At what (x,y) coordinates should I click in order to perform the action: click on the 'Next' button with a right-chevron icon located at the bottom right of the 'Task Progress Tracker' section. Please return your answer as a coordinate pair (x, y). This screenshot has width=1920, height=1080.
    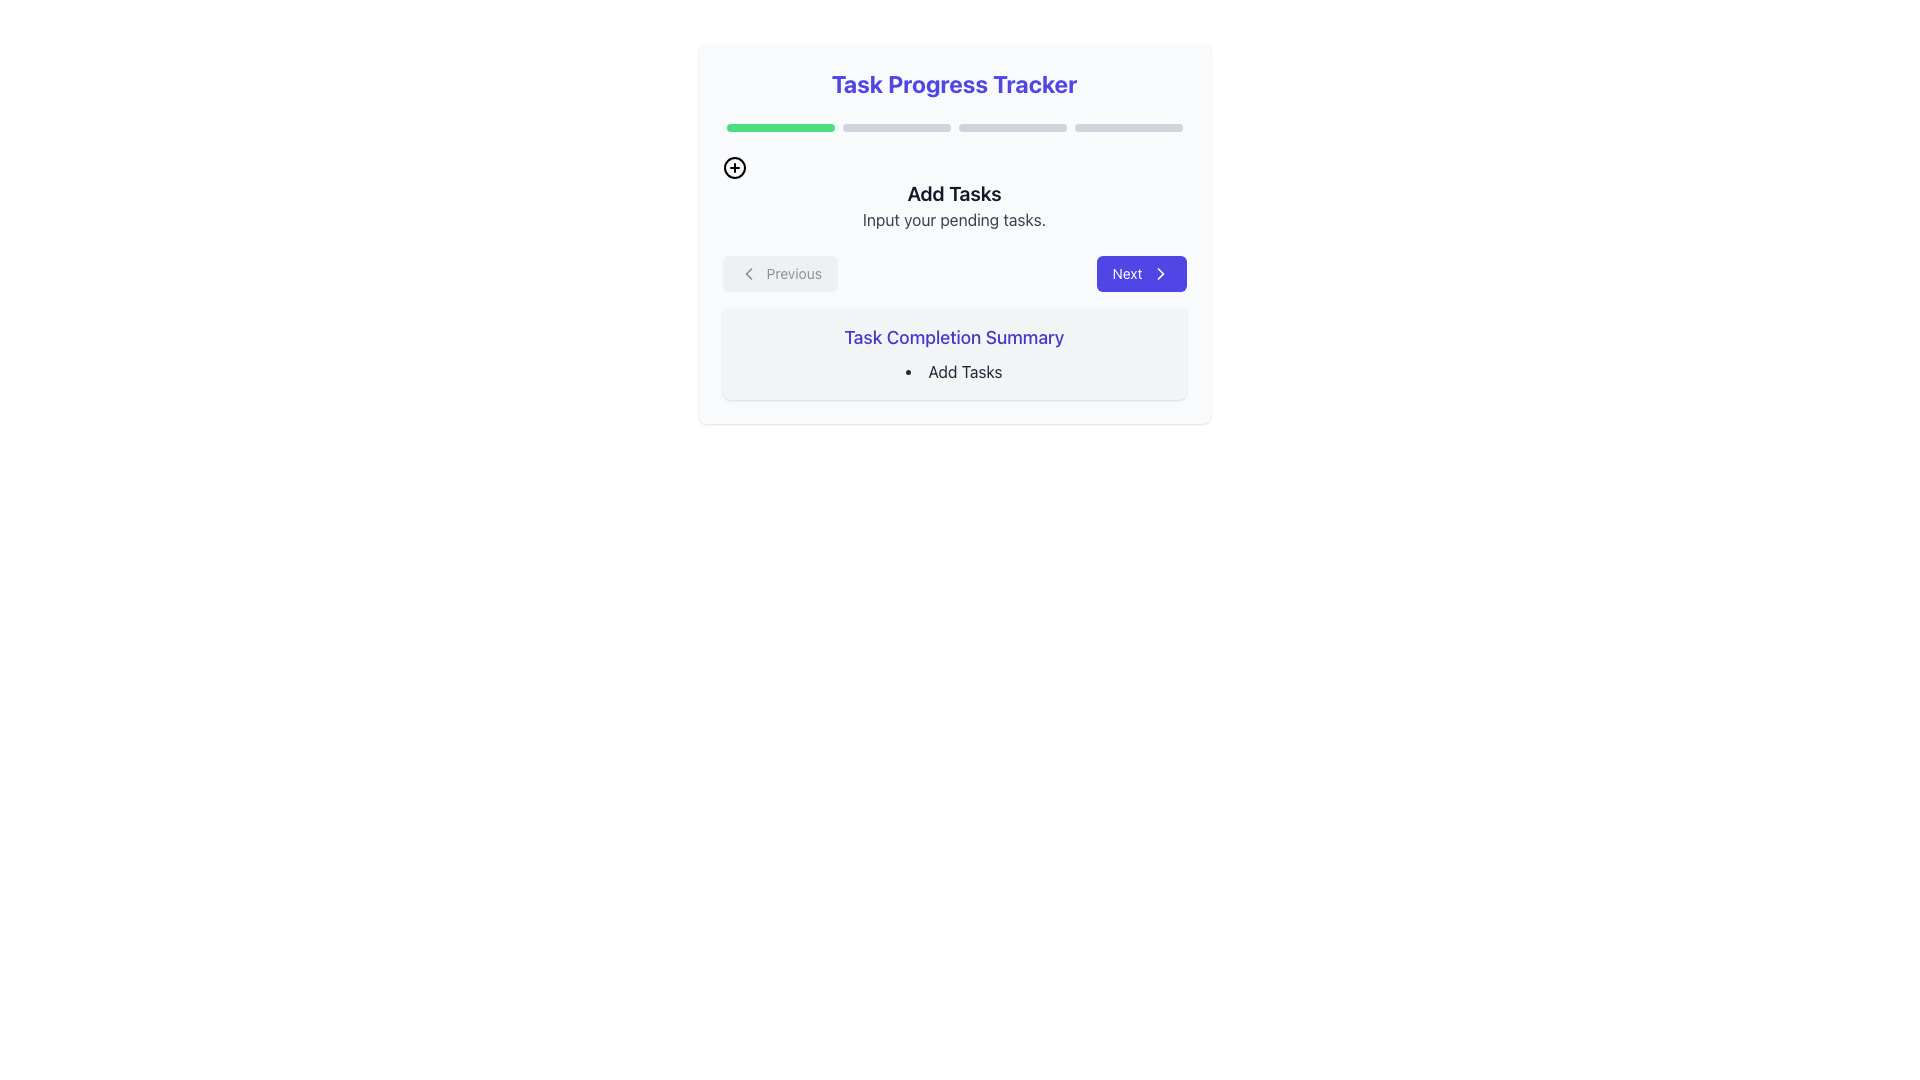
    Looking at the image, I should click on (1141, 273).